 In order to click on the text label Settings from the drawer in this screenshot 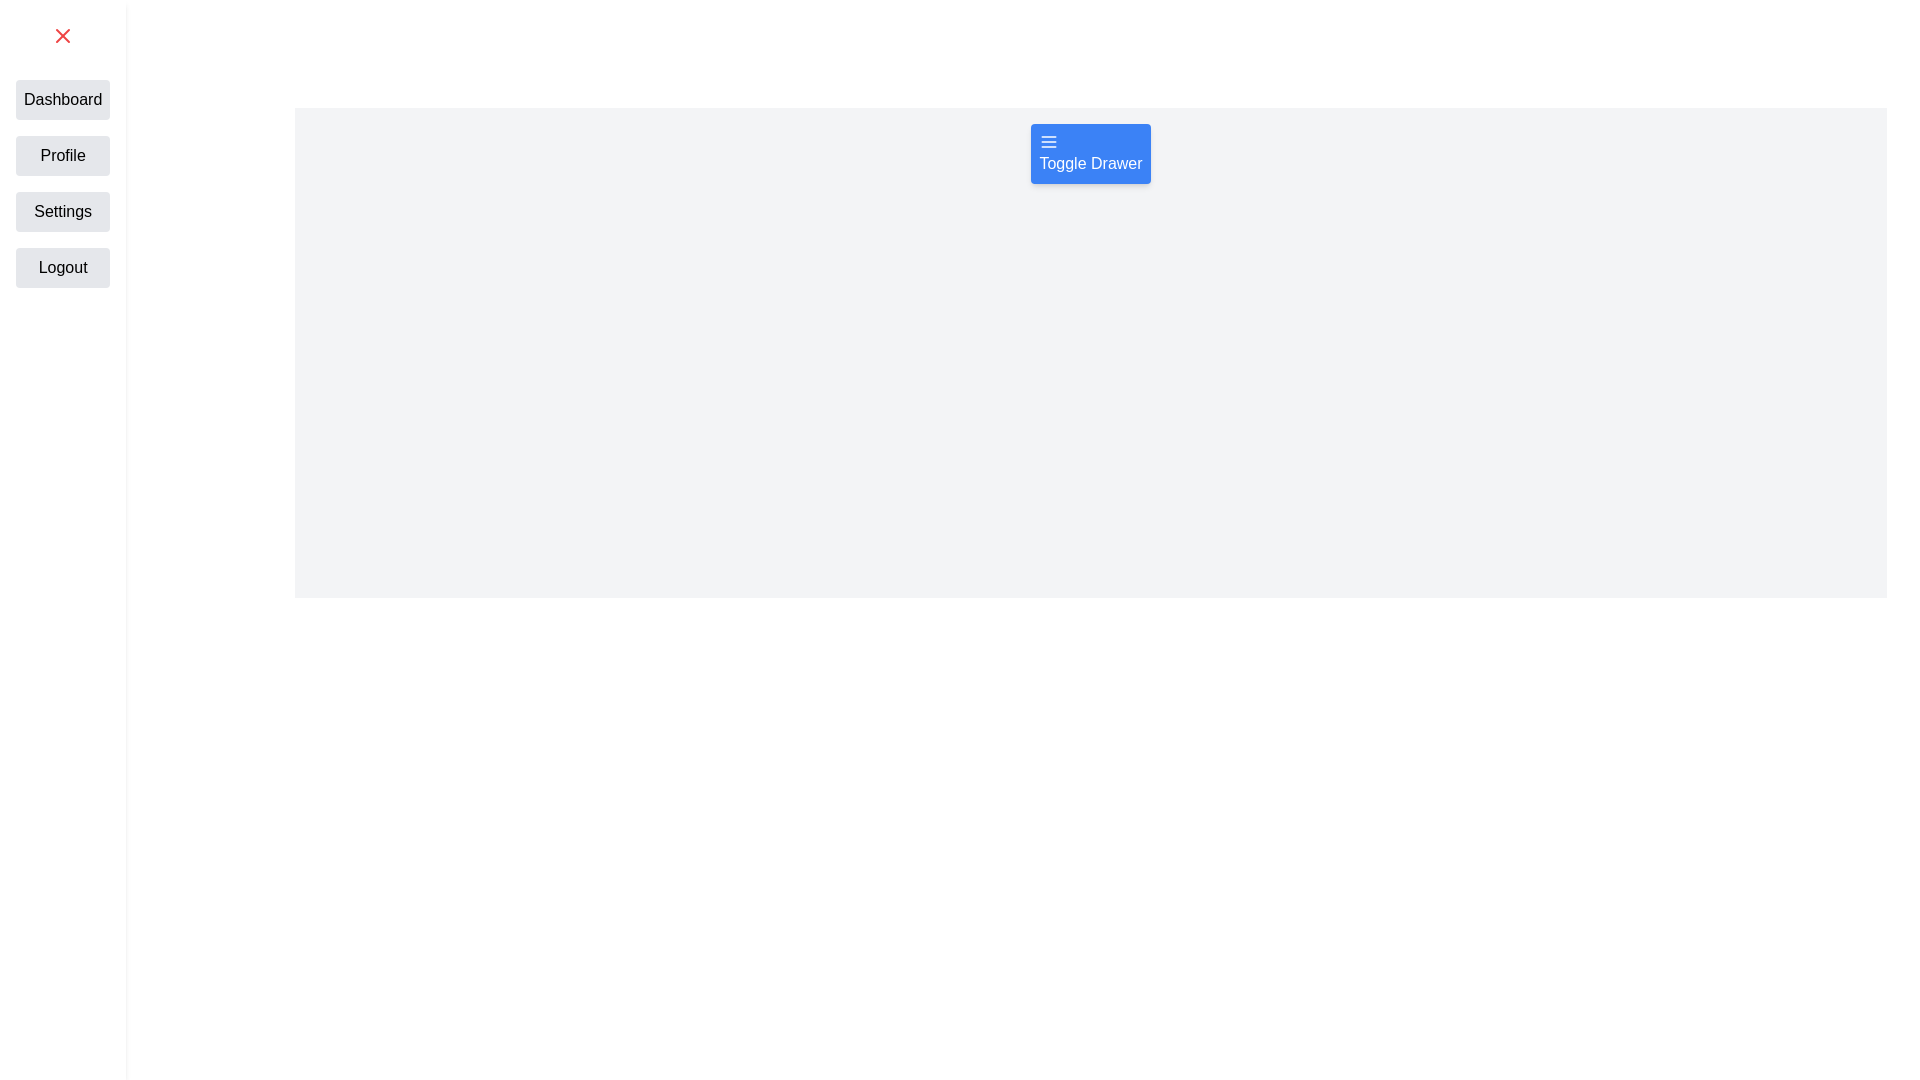, I will do `click(63, 212)`.